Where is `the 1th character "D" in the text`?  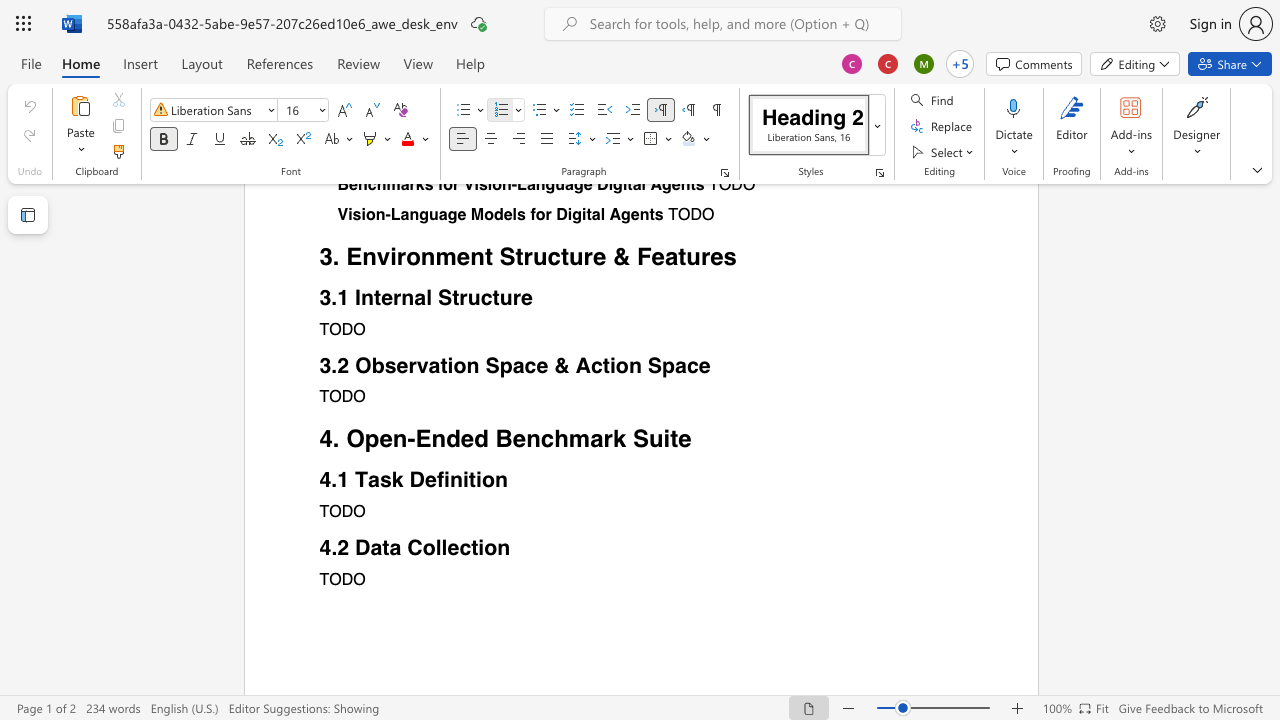 the 1th character "D" in the text is located at coordinates (362, 547).